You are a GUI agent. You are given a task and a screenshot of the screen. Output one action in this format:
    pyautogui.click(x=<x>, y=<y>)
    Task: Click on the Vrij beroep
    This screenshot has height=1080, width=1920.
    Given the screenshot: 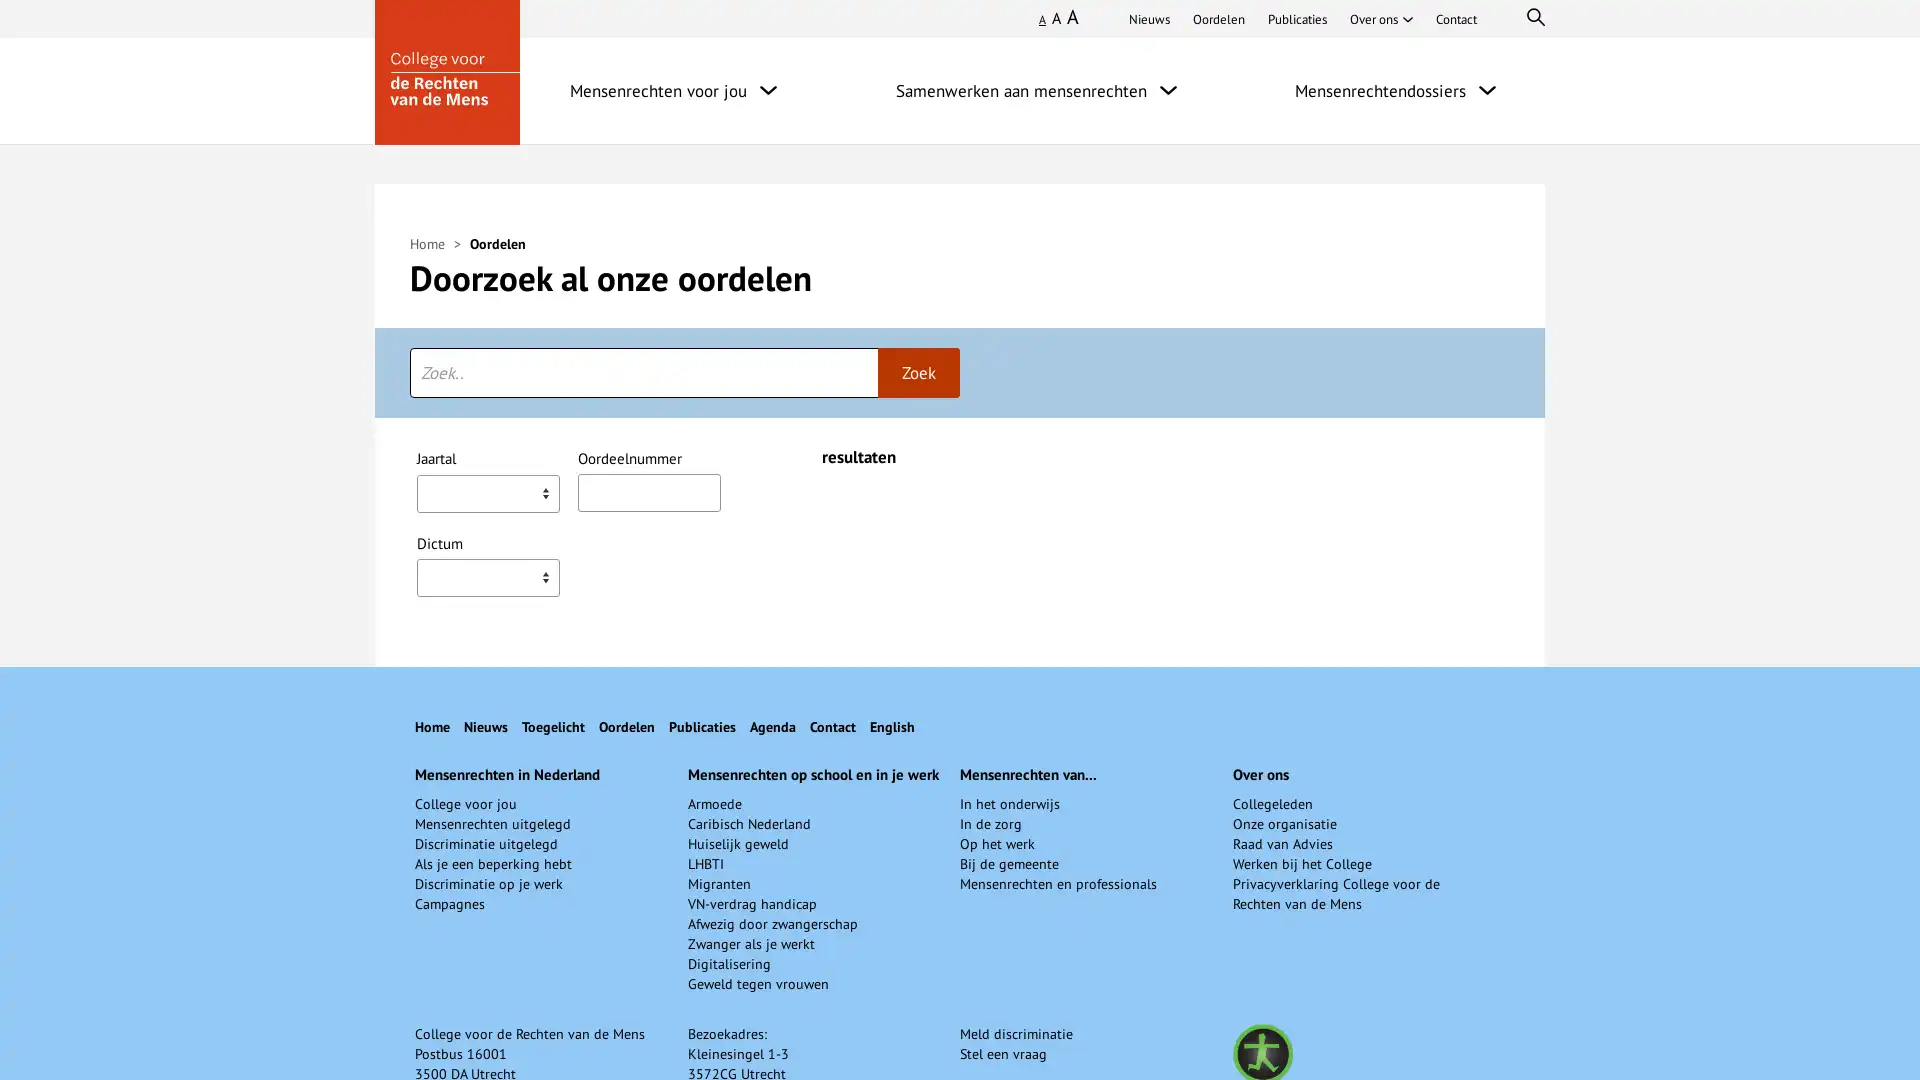 What is the action you would take?
    pyautogui.click(x=1072, y=806)
    